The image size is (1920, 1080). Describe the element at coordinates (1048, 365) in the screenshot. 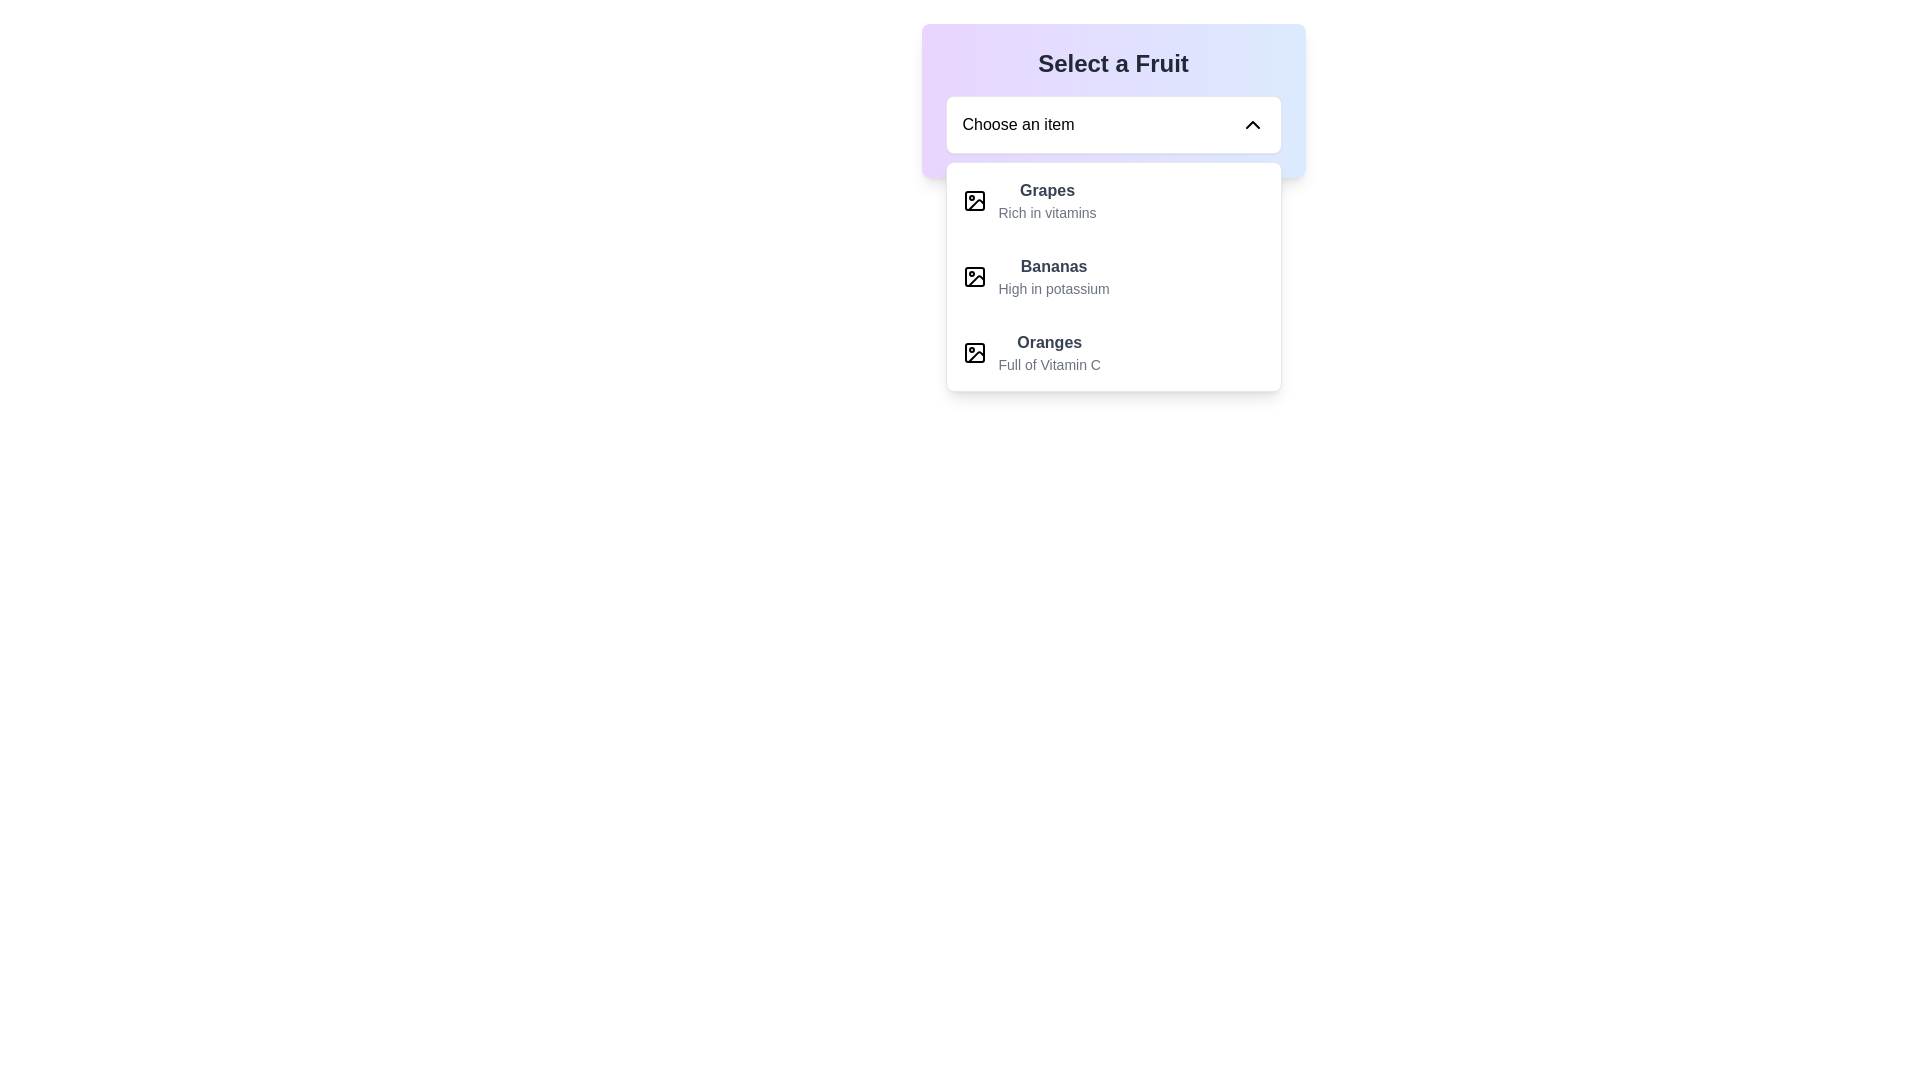

I see `the supplementary description text label for 'Oranges' located in the dropdown menu, which provides additional details about the fruit selection` at that location.